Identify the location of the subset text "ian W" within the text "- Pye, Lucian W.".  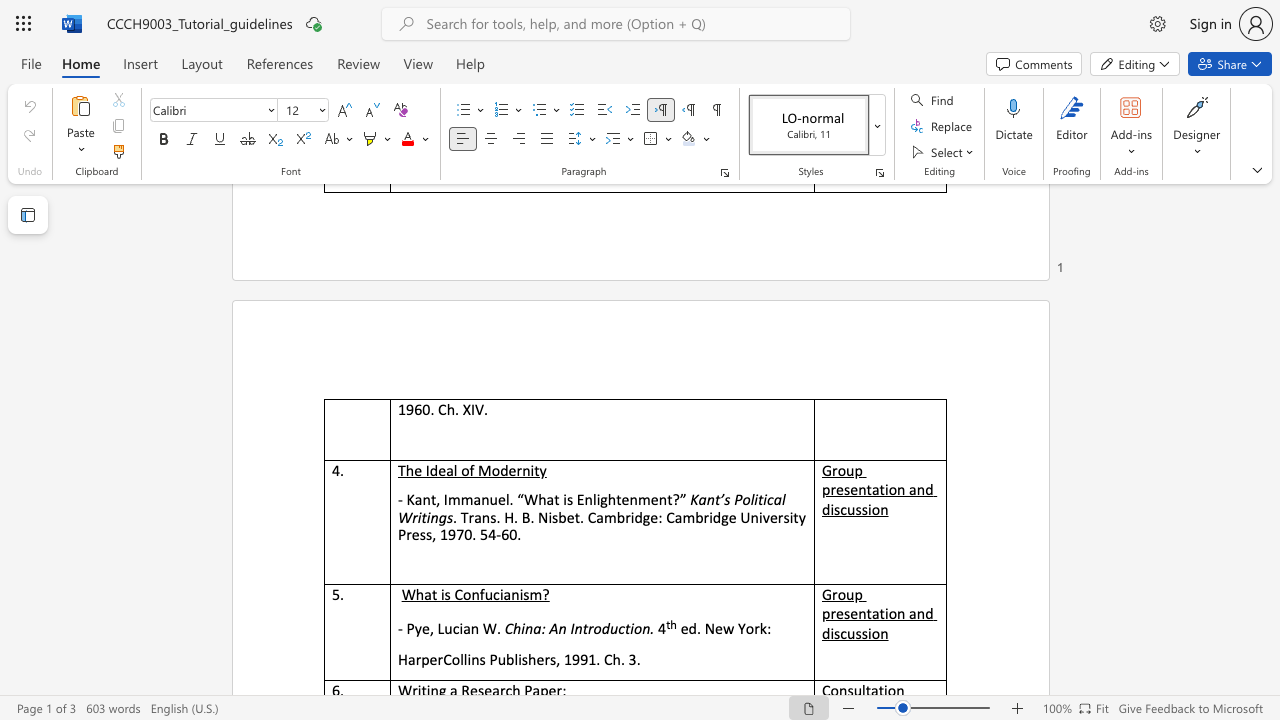
(458, 627).